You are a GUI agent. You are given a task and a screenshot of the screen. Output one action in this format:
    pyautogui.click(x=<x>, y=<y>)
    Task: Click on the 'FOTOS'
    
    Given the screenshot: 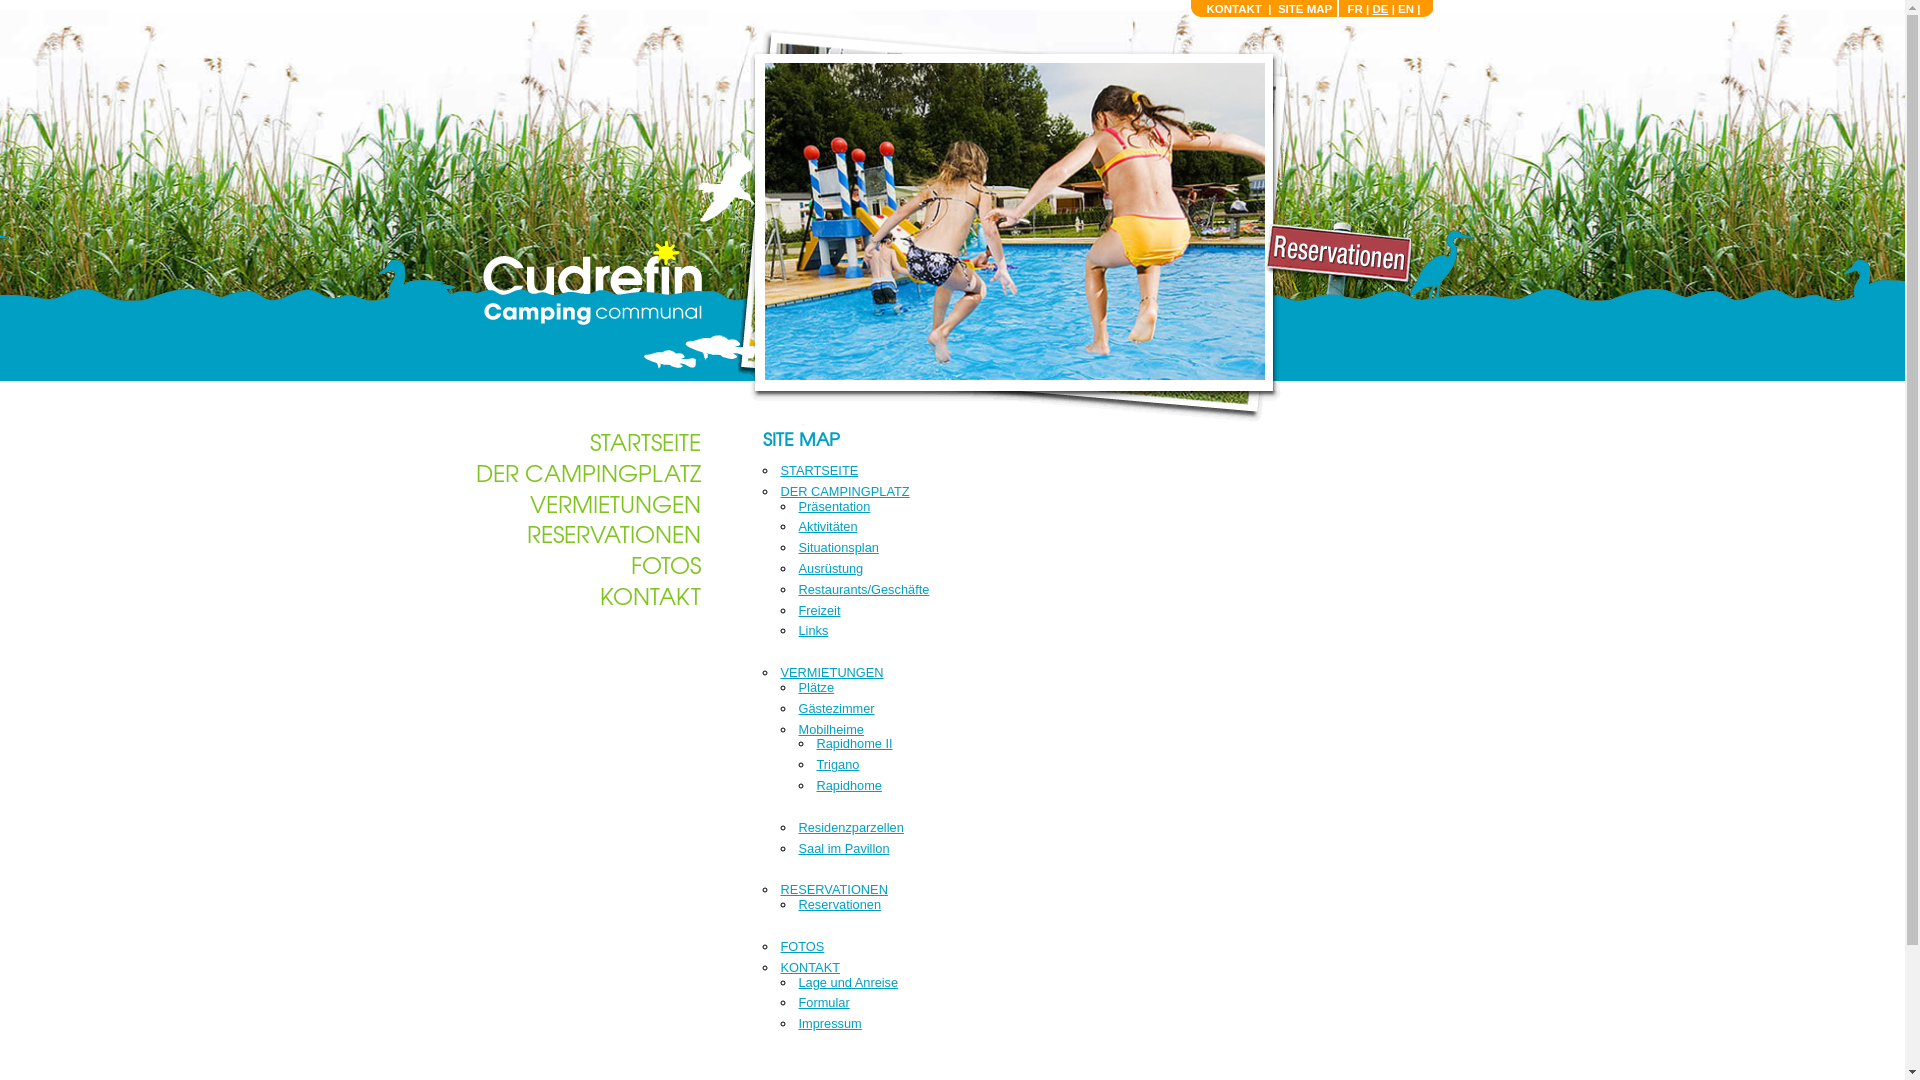 What is the action you would take?
    pyautogui.click(x=665, y=563)
    